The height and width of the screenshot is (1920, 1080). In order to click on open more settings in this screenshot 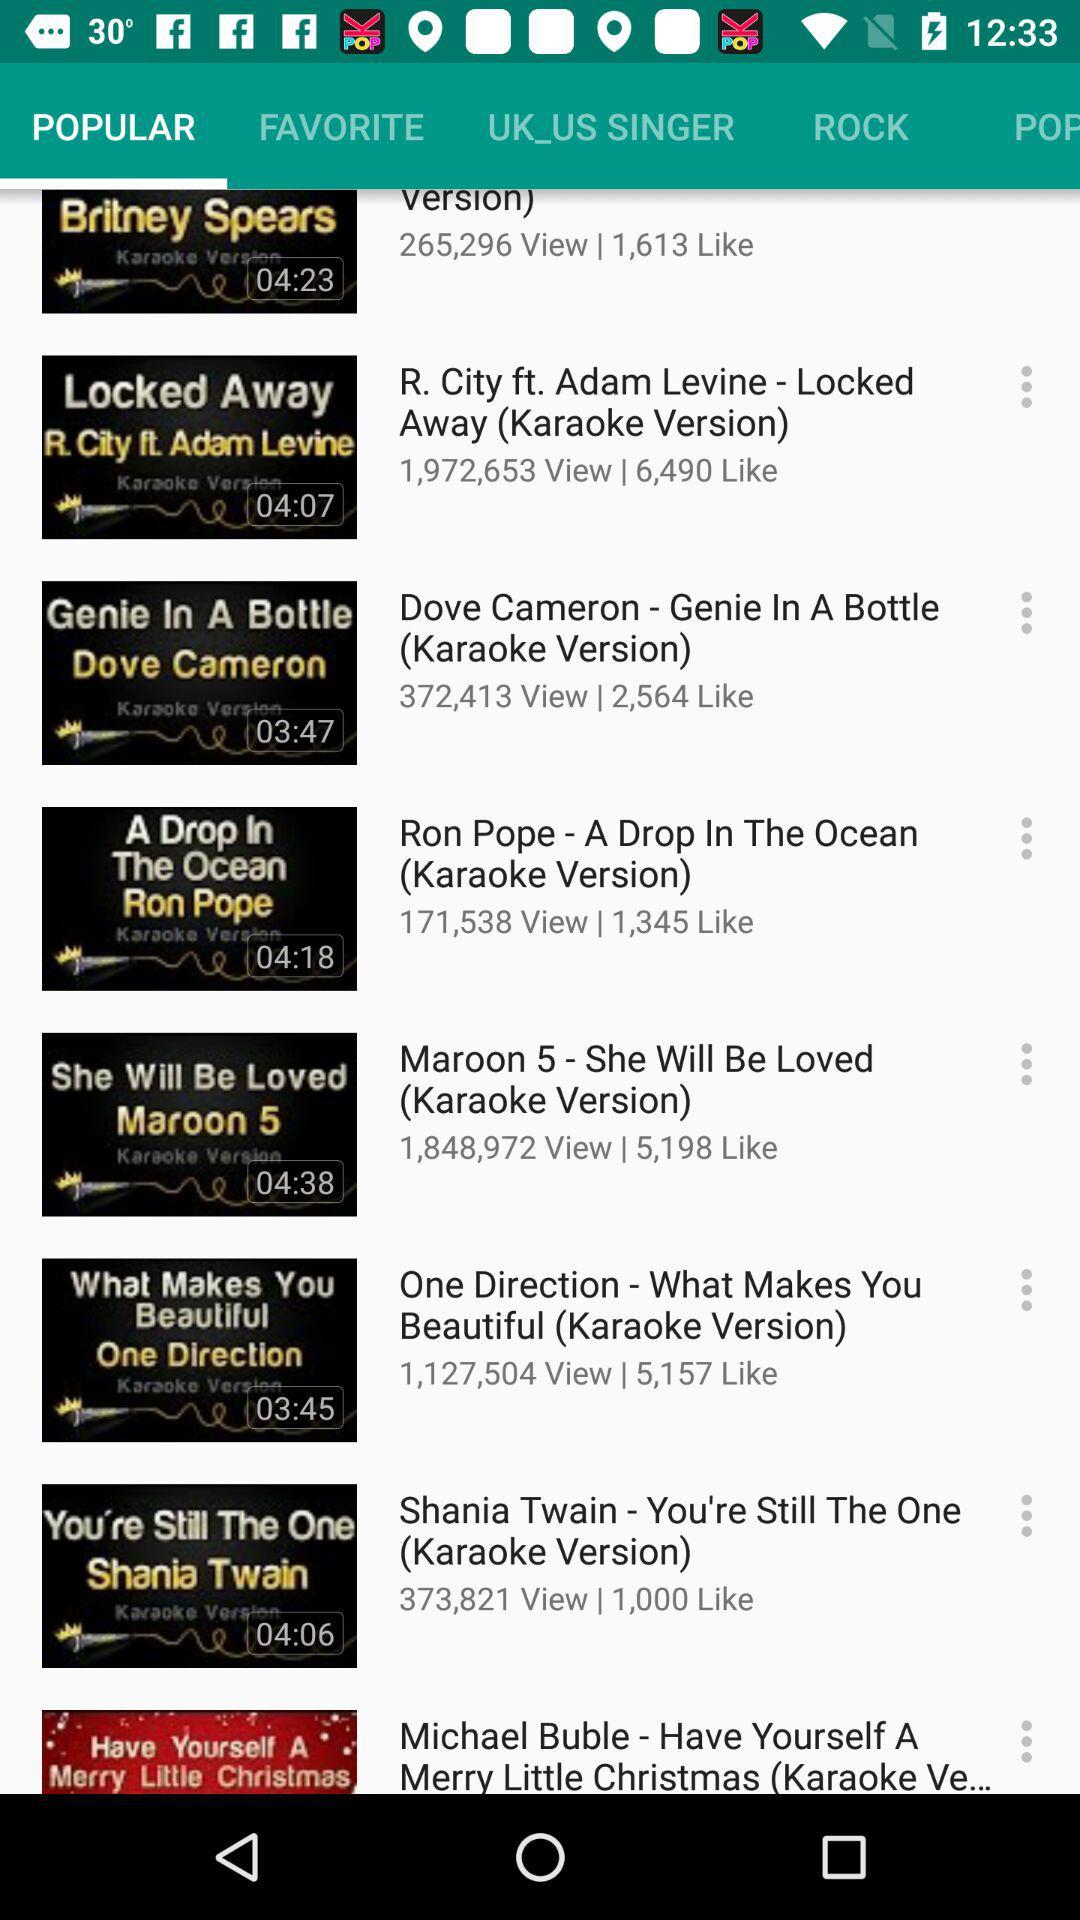, I will do `click(1016, 1290)`.